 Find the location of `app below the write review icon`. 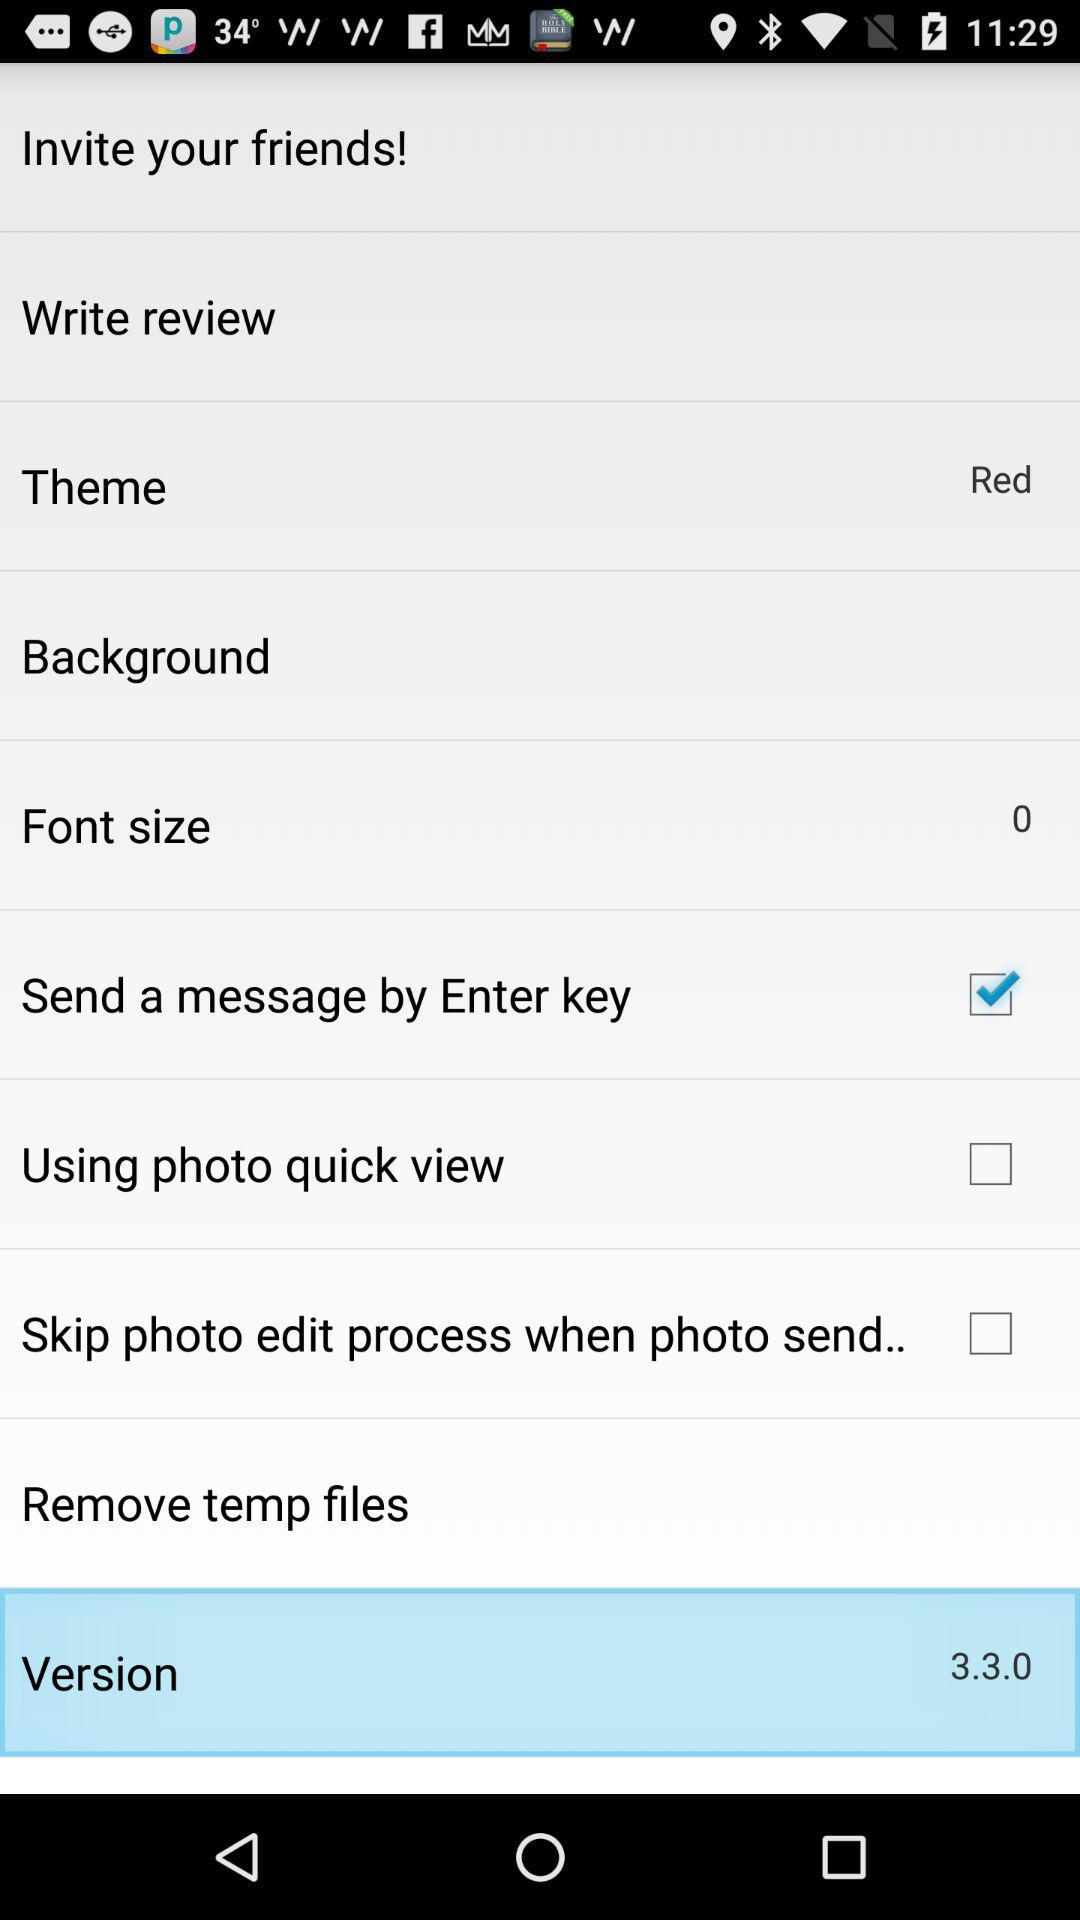

app below the write review icon is located at coordinates (93, 485).